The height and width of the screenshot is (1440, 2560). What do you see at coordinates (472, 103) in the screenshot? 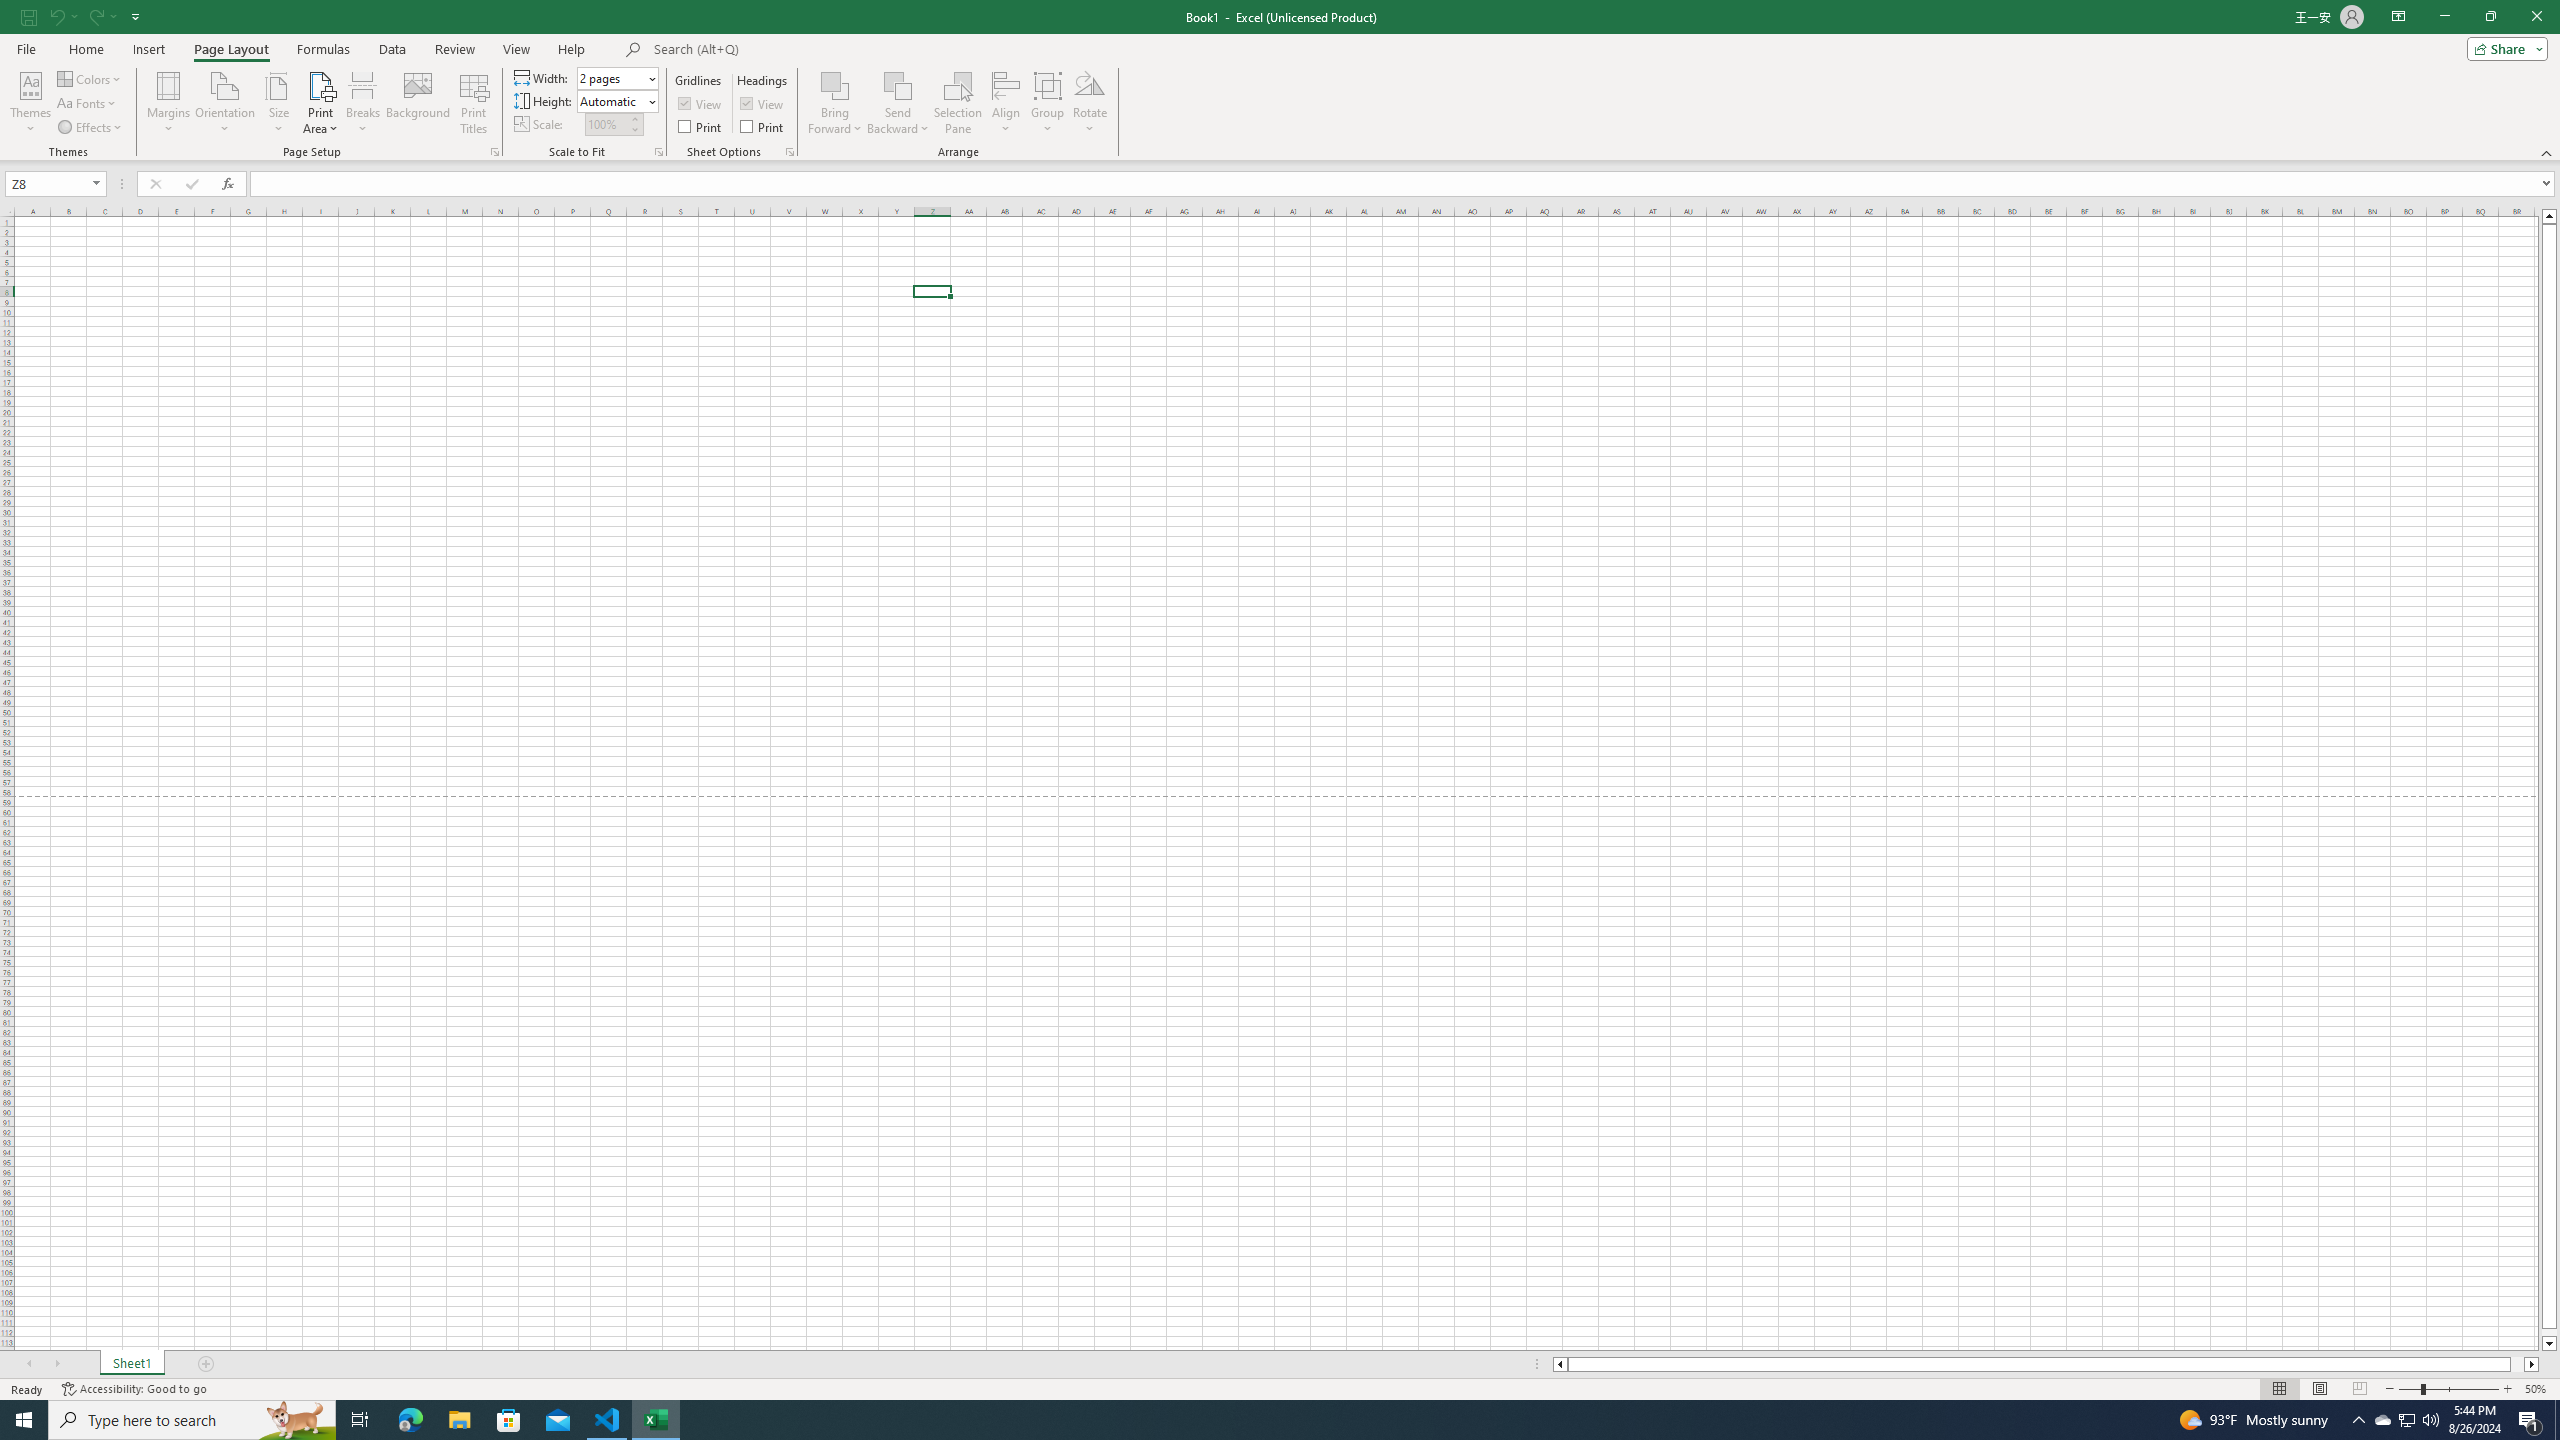
I see `'Print Titles'` at bounding box center [472, 103].